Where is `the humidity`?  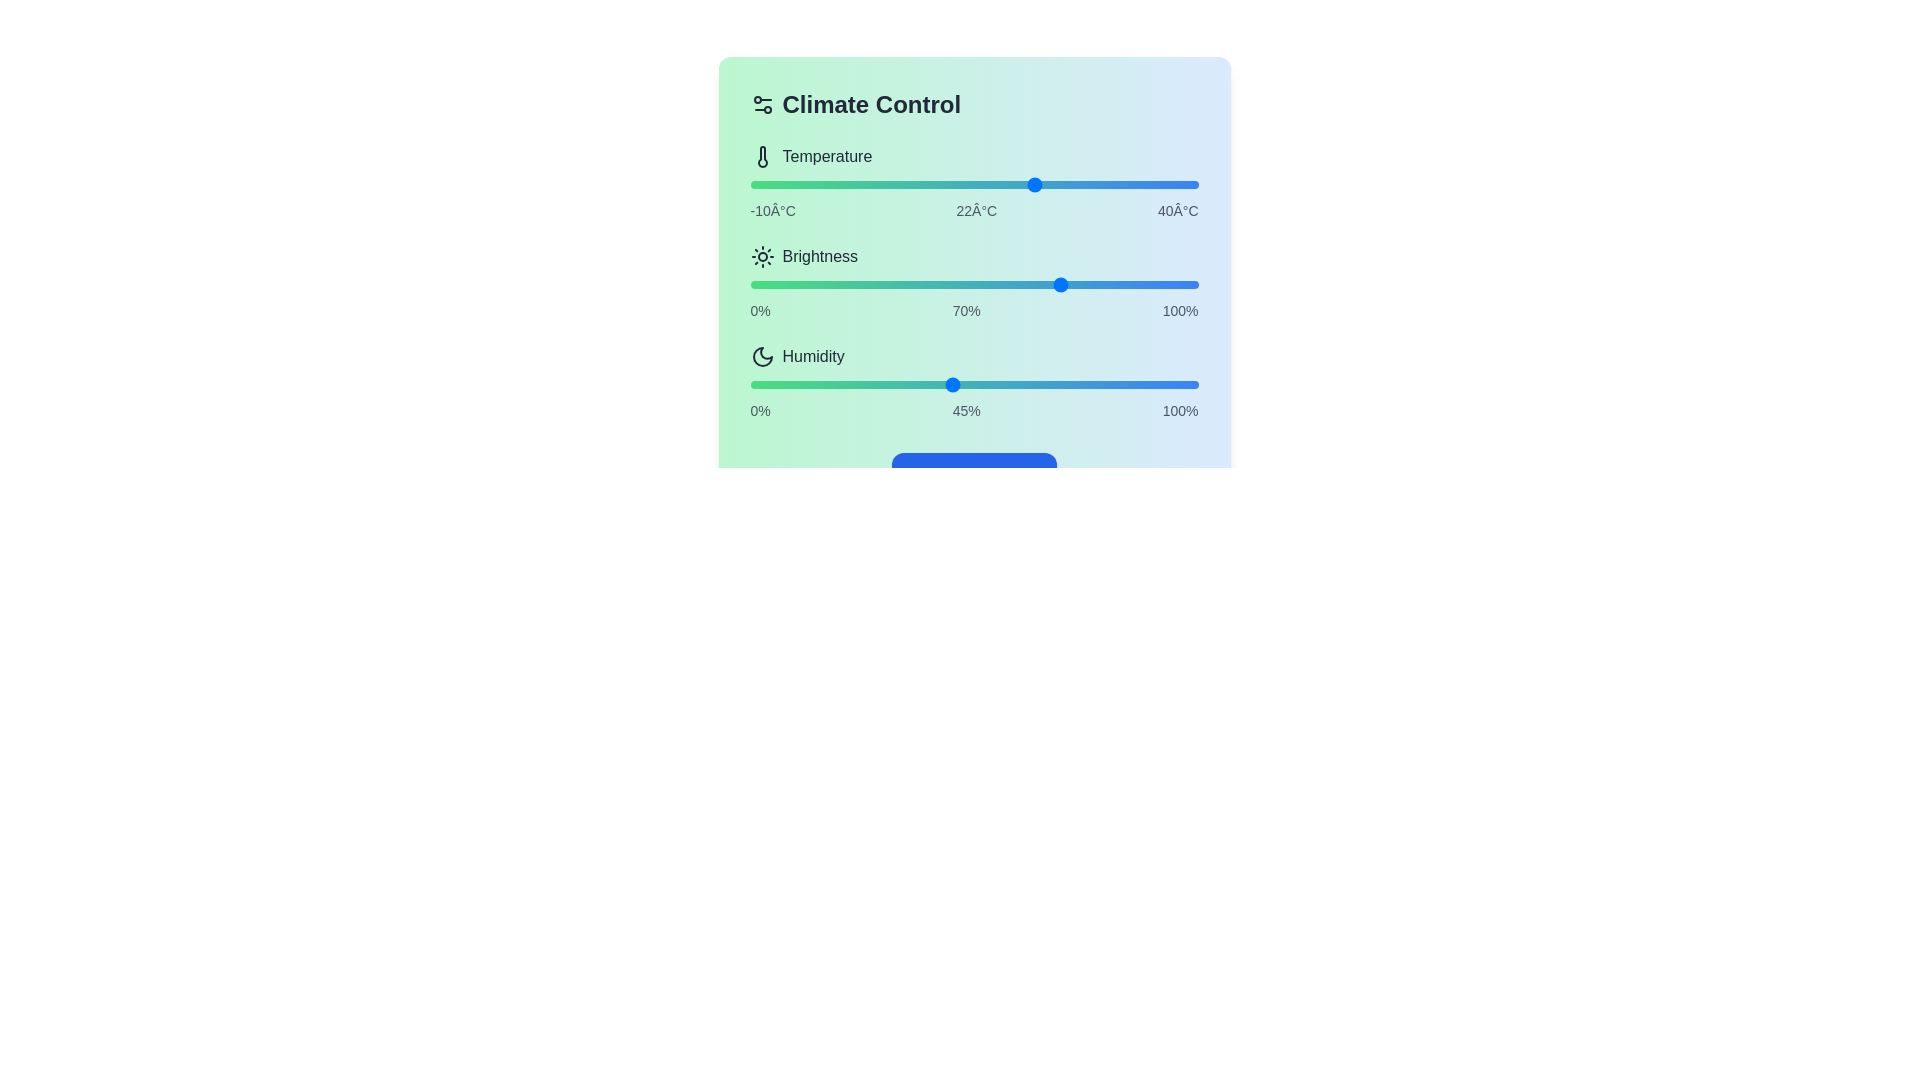 the humidity is located at coordinates (974, 385).